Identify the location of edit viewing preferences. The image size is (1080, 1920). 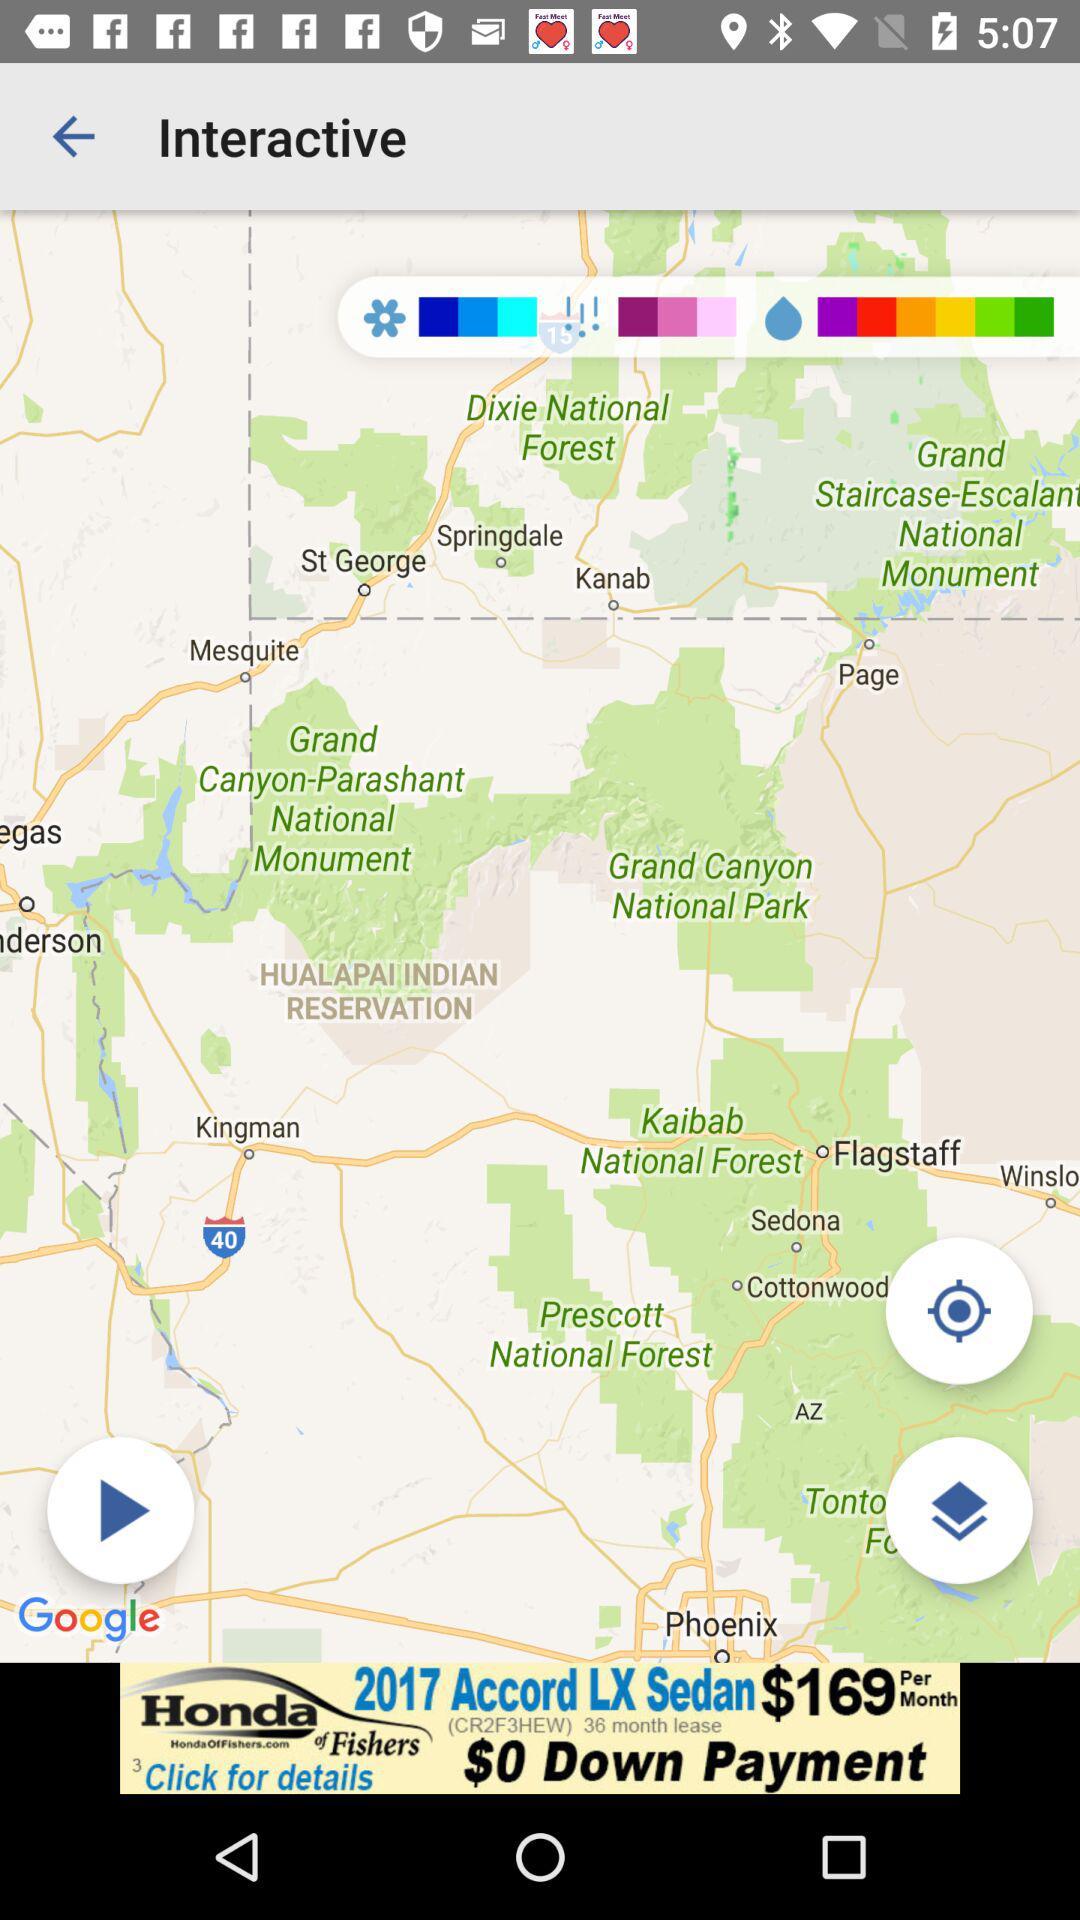
(958, 1510).